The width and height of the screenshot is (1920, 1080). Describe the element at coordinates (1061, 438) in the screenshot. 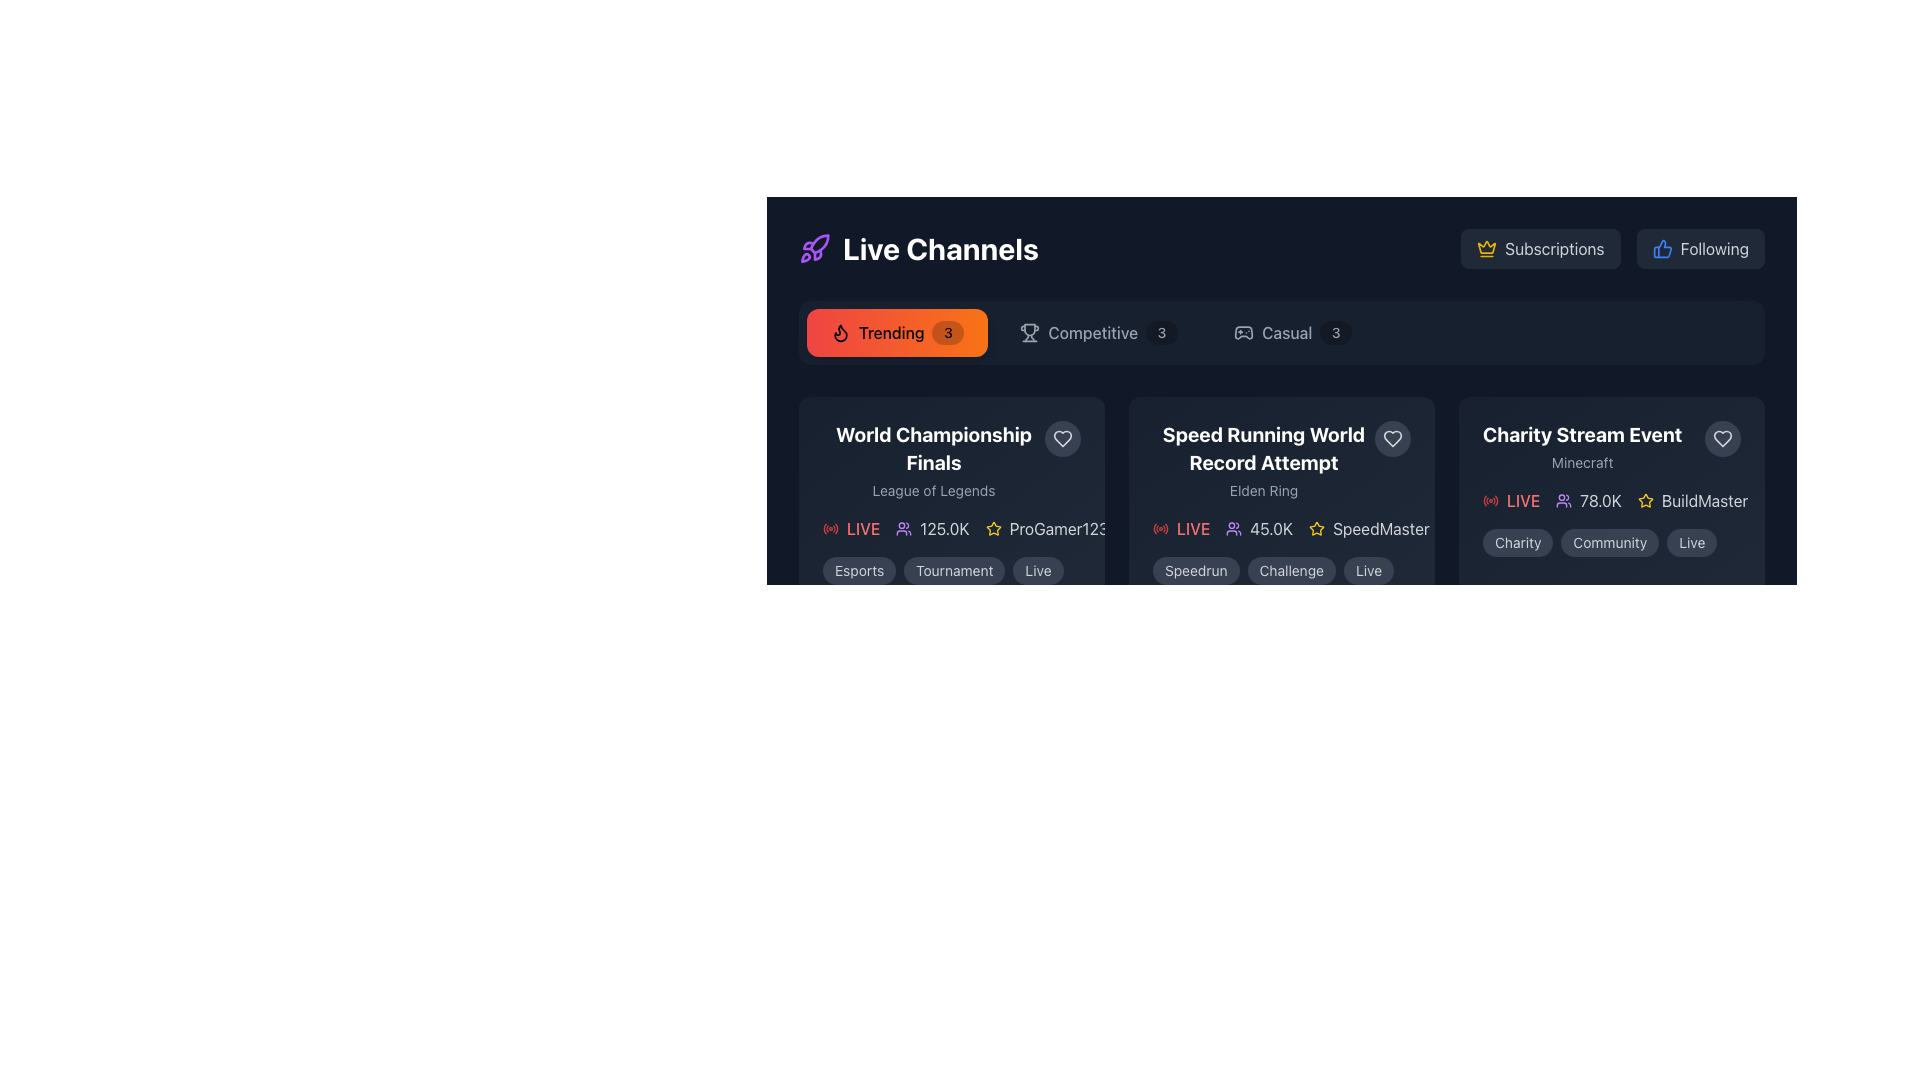

I see `the heart icon, which is a dark gray or black SVG graphic located at the top-right corner of the 'Speed Running World Record Attempt' channel card` at that location.